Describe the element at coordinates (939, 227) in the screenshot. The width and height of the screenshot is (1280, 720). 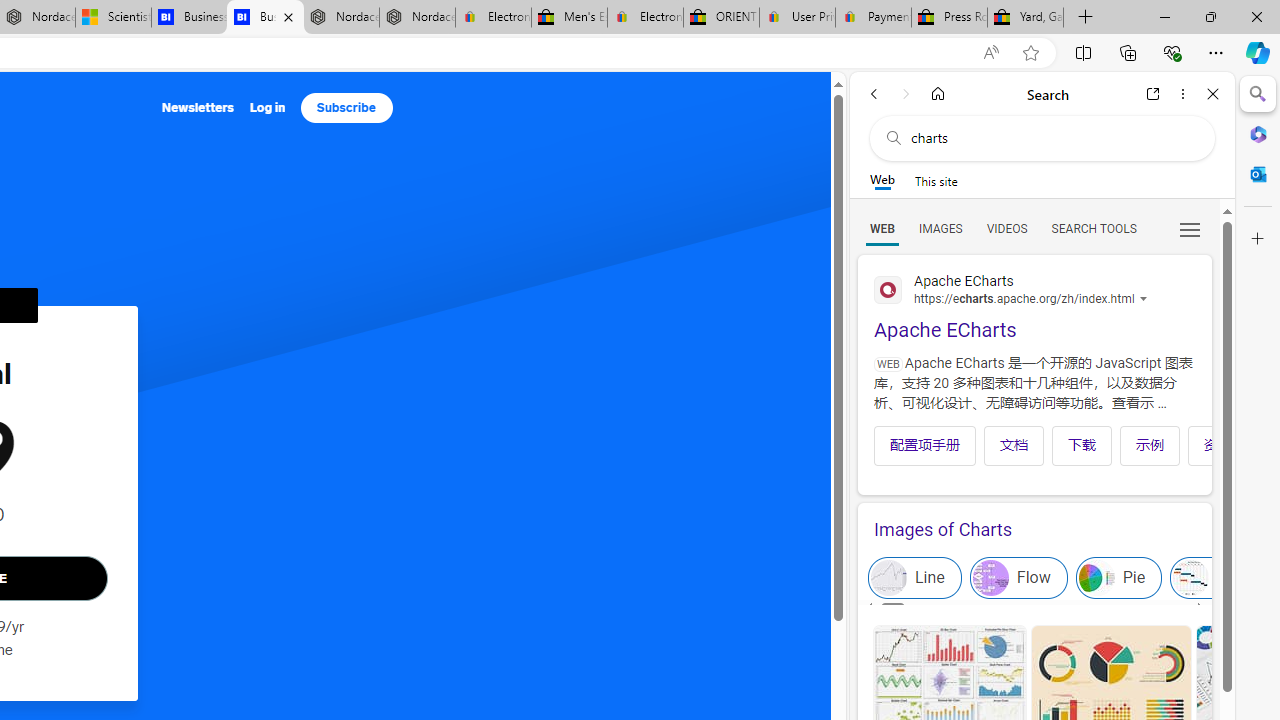
I see `'IMAGES'` at that location.